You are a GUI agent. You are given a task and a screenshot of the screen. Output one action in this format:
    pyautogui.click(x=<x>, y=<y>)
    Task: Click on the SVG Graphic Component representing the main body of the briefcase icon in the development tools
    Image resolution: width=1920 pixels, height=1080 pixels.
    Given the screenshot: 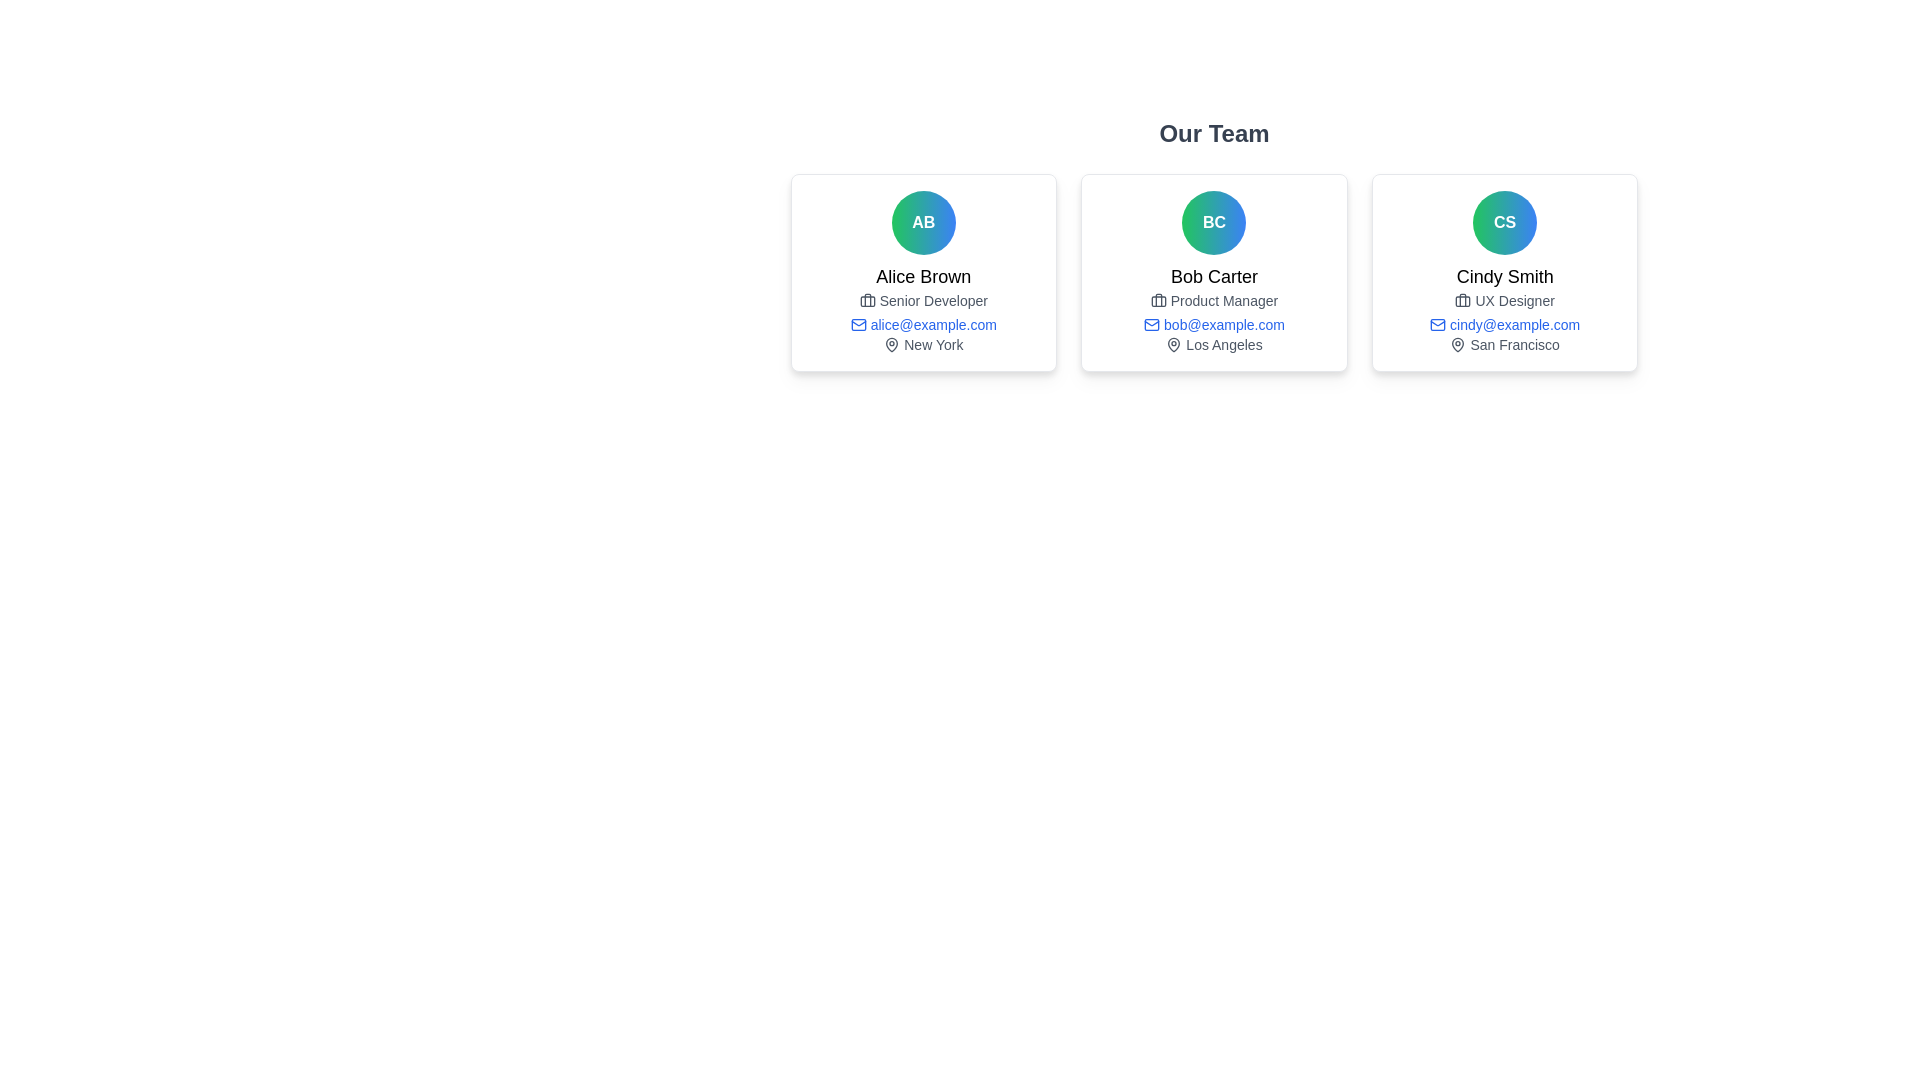 What is the action you would take?
    pyautogui.click(x=867, y=301)
    